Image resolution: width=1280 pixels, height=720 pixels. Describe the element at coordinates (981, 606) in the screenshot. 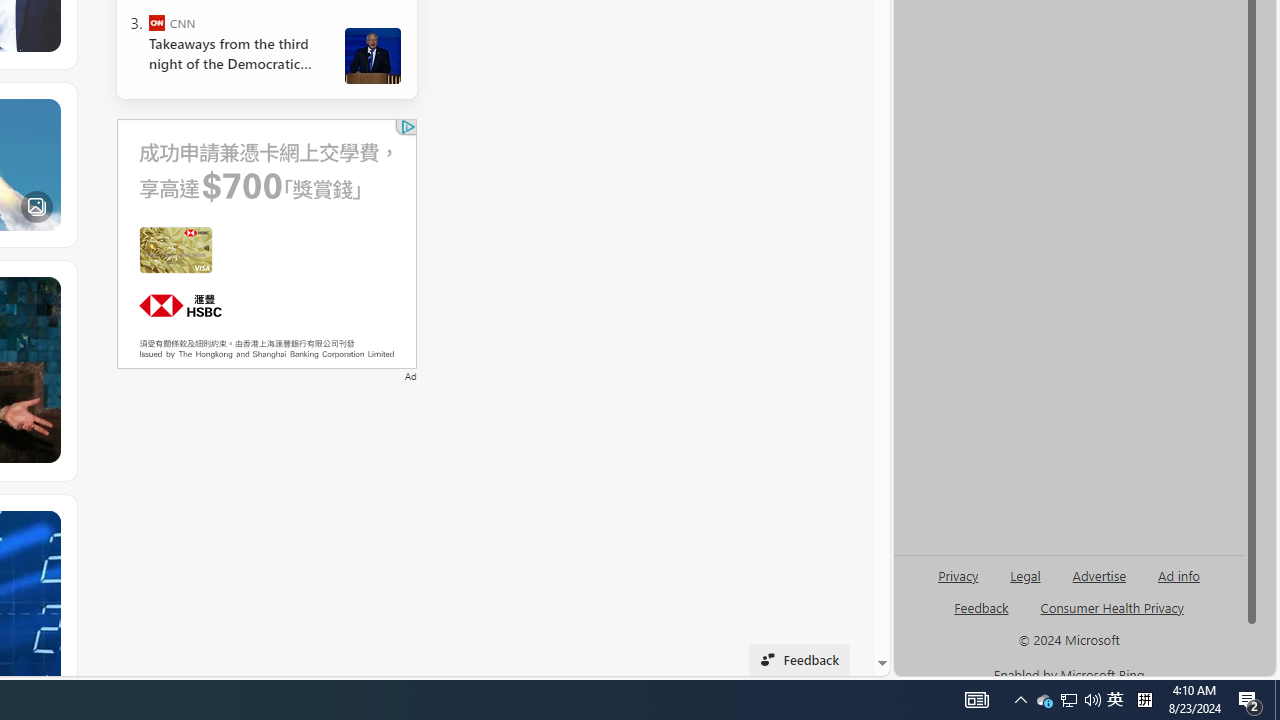

I see `'AutomationID: sb_feedback'` at that location.